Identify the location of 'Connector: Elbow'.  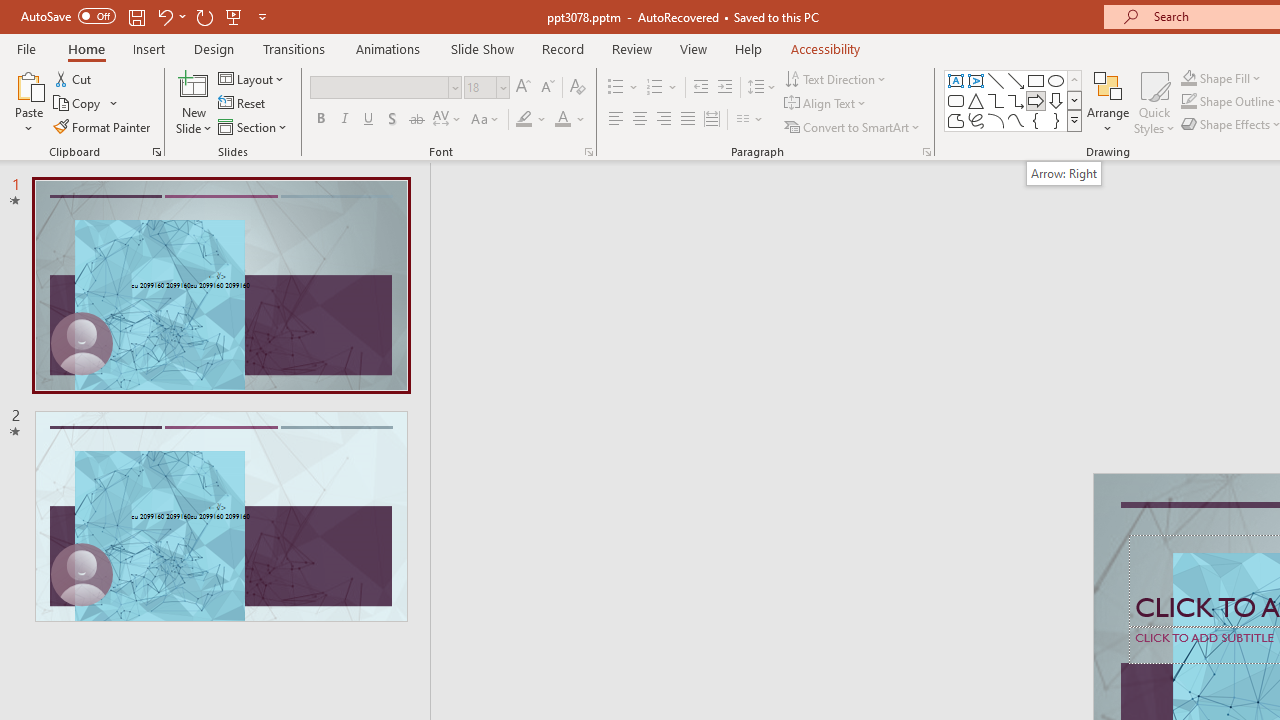
(995, 100).